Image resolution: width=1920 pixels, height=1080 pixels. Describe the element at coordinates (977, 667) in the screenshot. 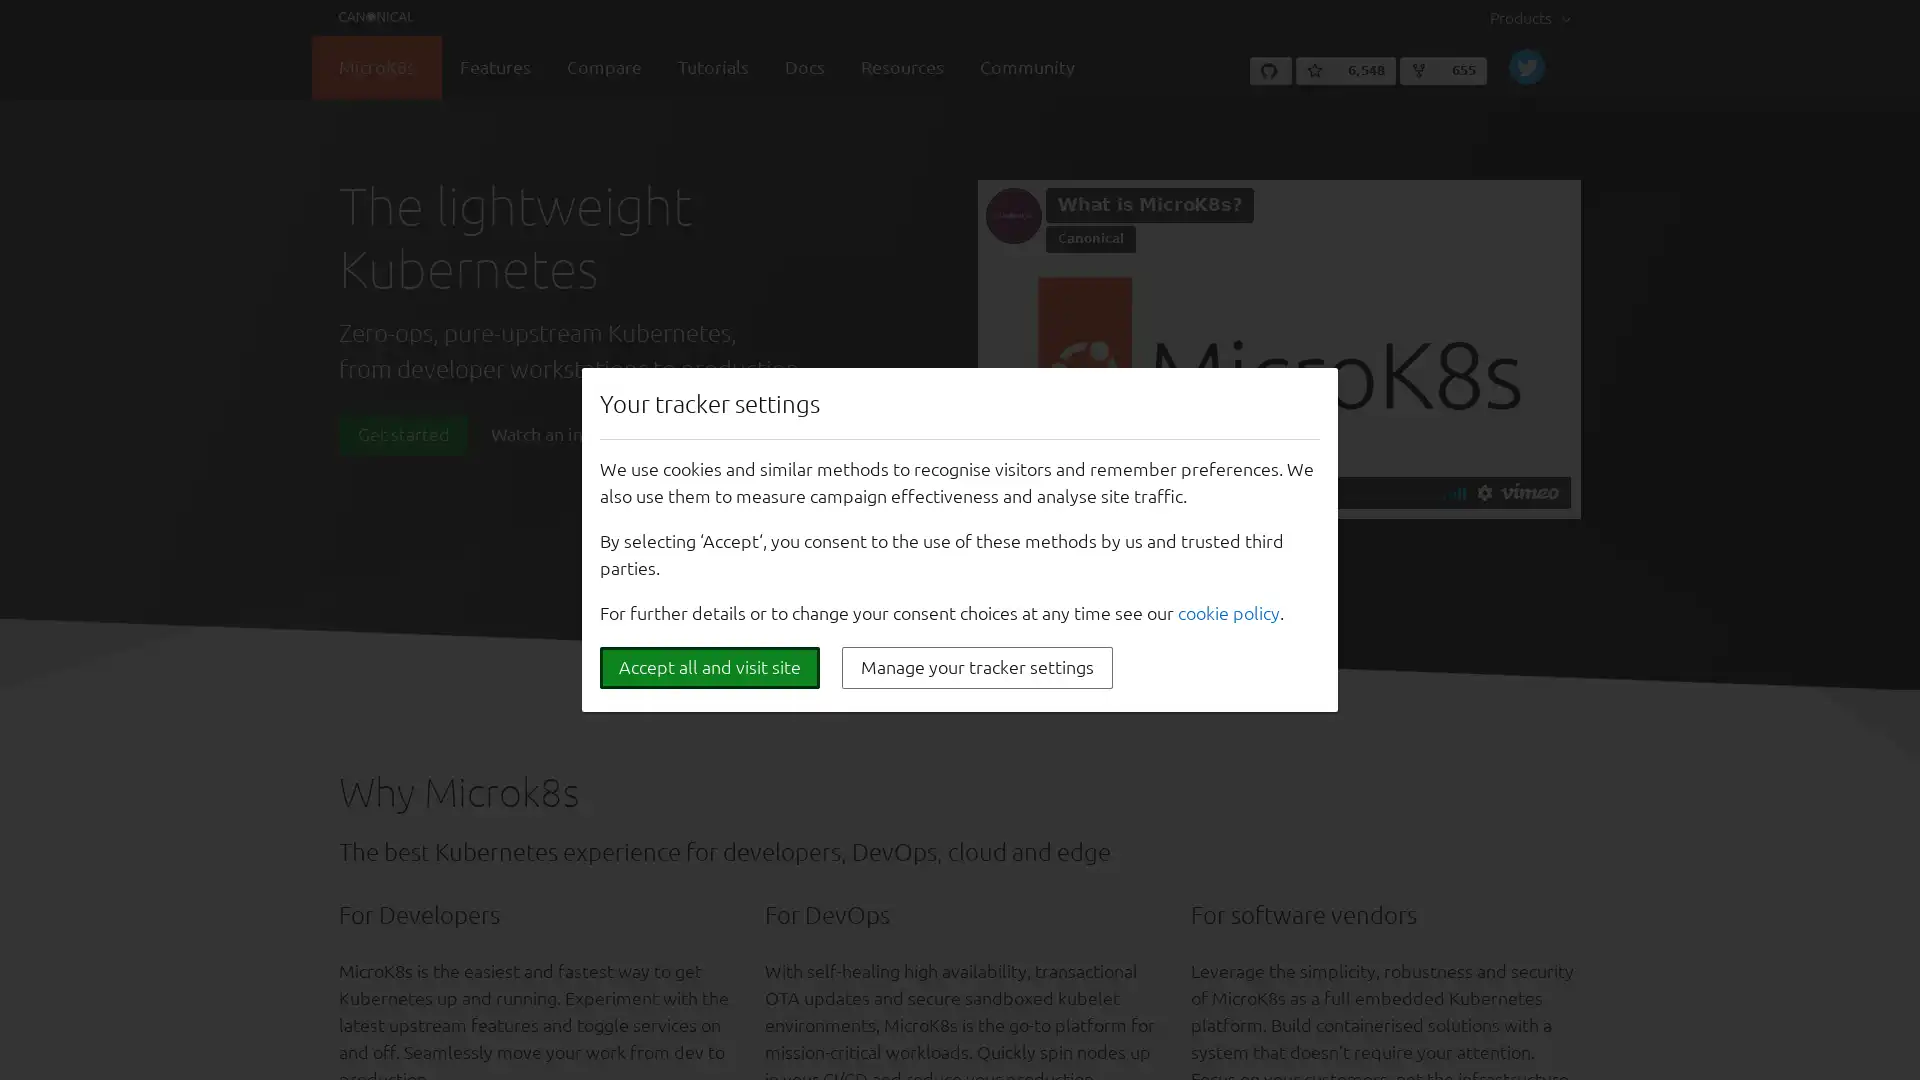

I see `Manage your tracker settings` at that location.